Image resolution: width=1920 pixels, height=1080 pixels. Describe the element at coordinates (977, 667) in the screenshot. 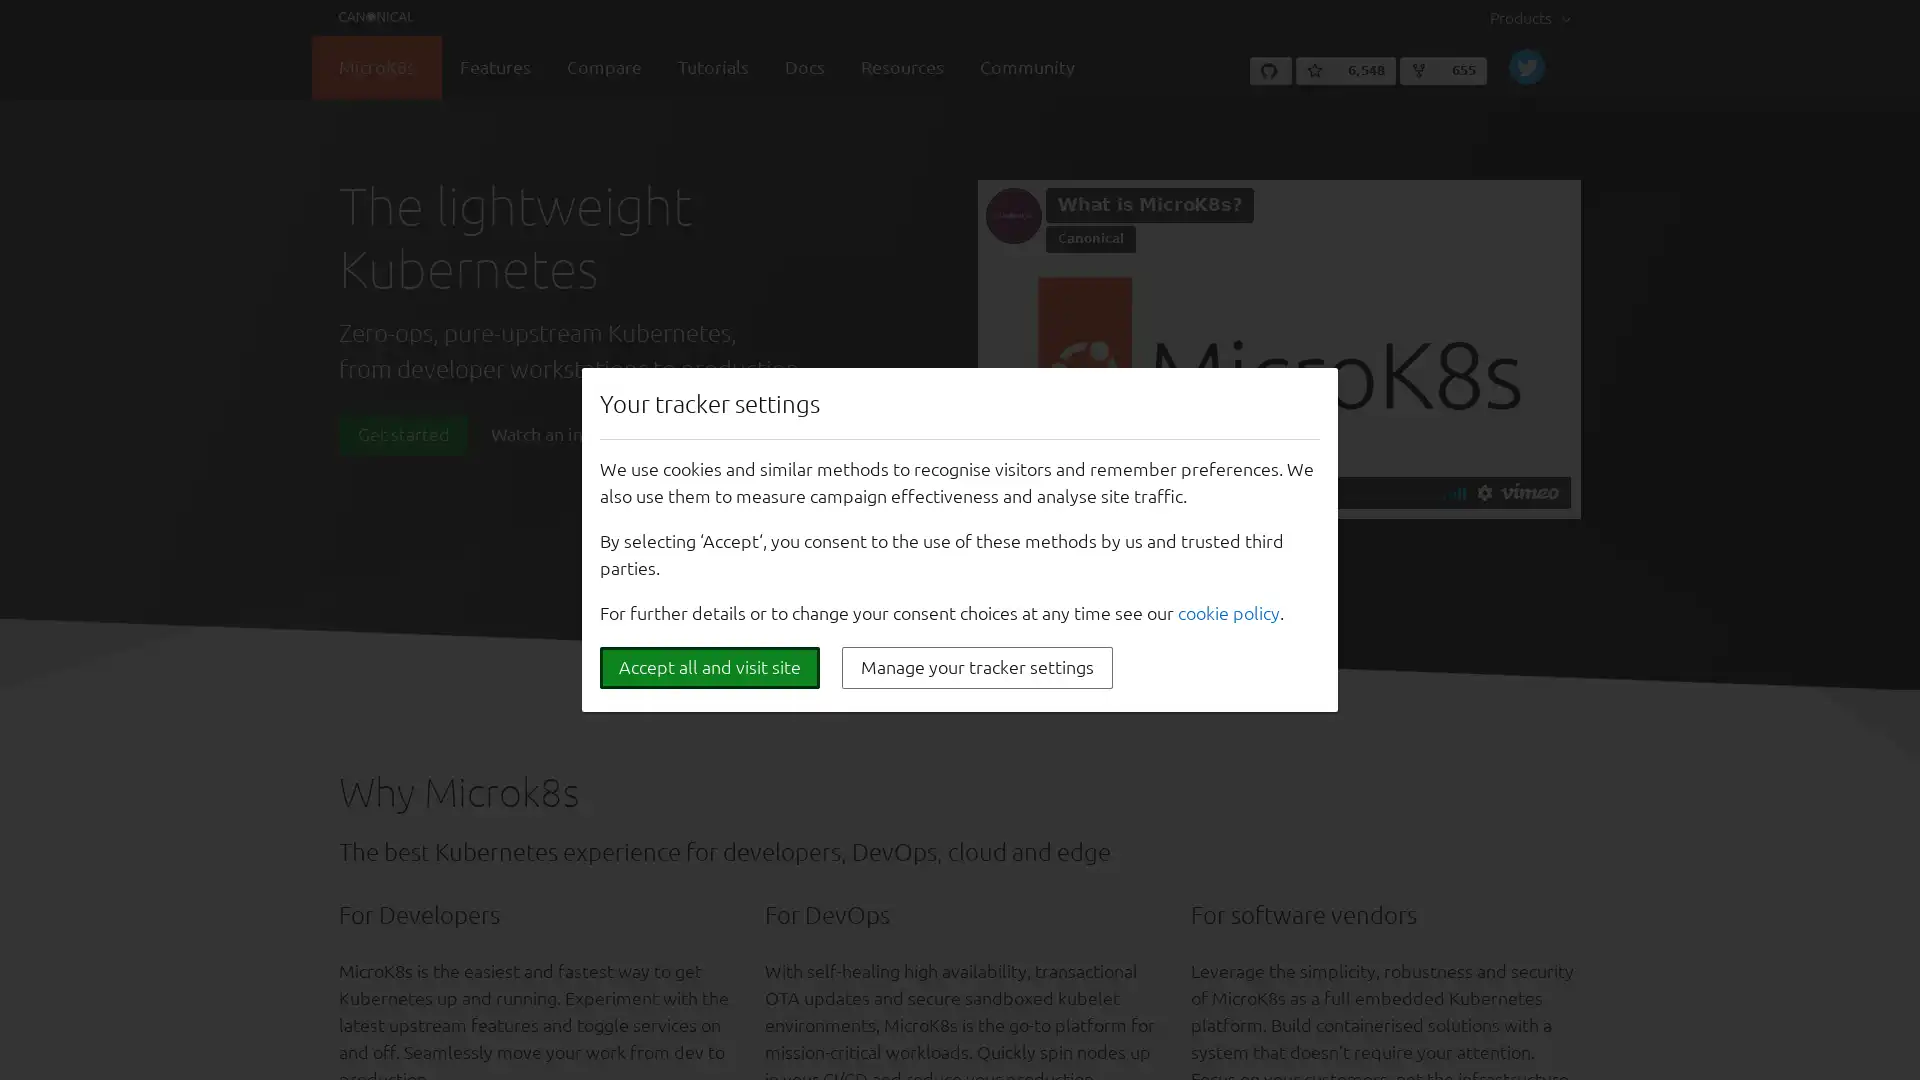

I see `Manage your tracker settings` at that location.